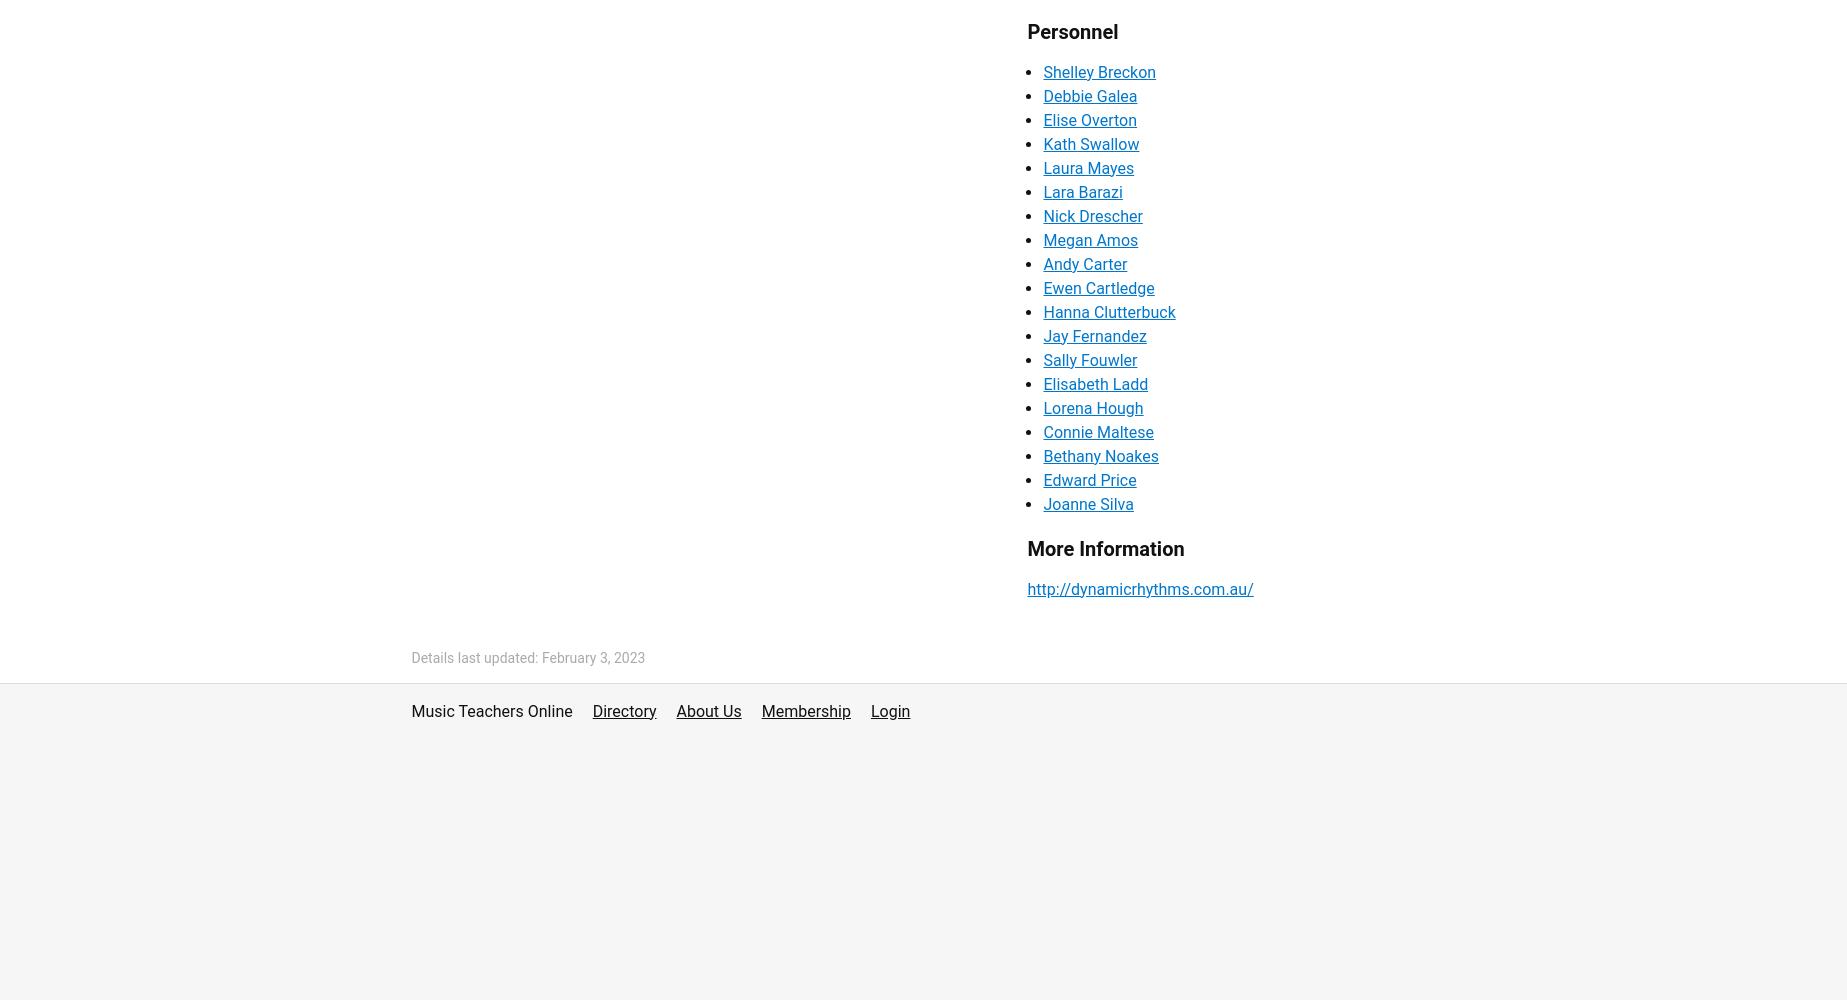  What do you see at coordinates (1087, 503) in the screenshot?
I see `'Joanne Silva'` at bounding box center [1087, 503].